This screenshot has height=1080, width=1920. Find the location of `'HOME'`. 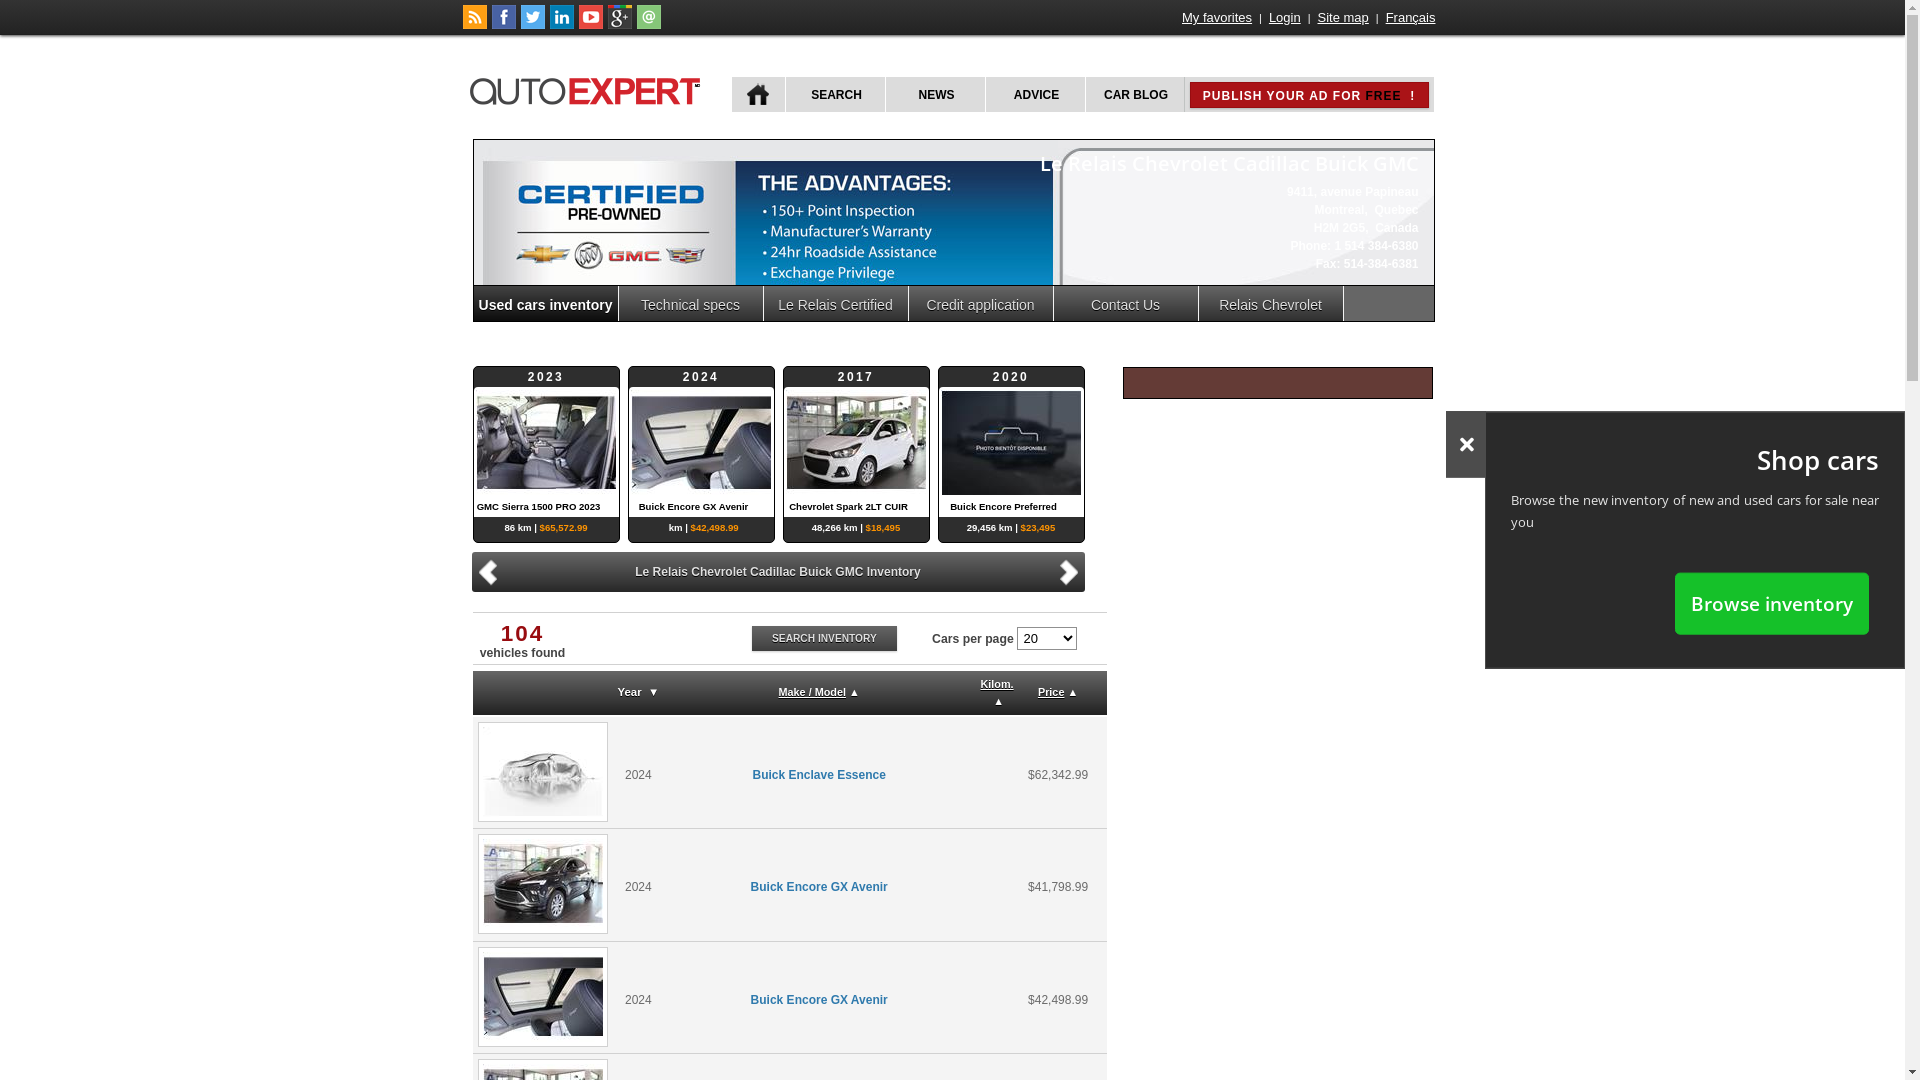

'HOME' is located at coordinates (730, 94).